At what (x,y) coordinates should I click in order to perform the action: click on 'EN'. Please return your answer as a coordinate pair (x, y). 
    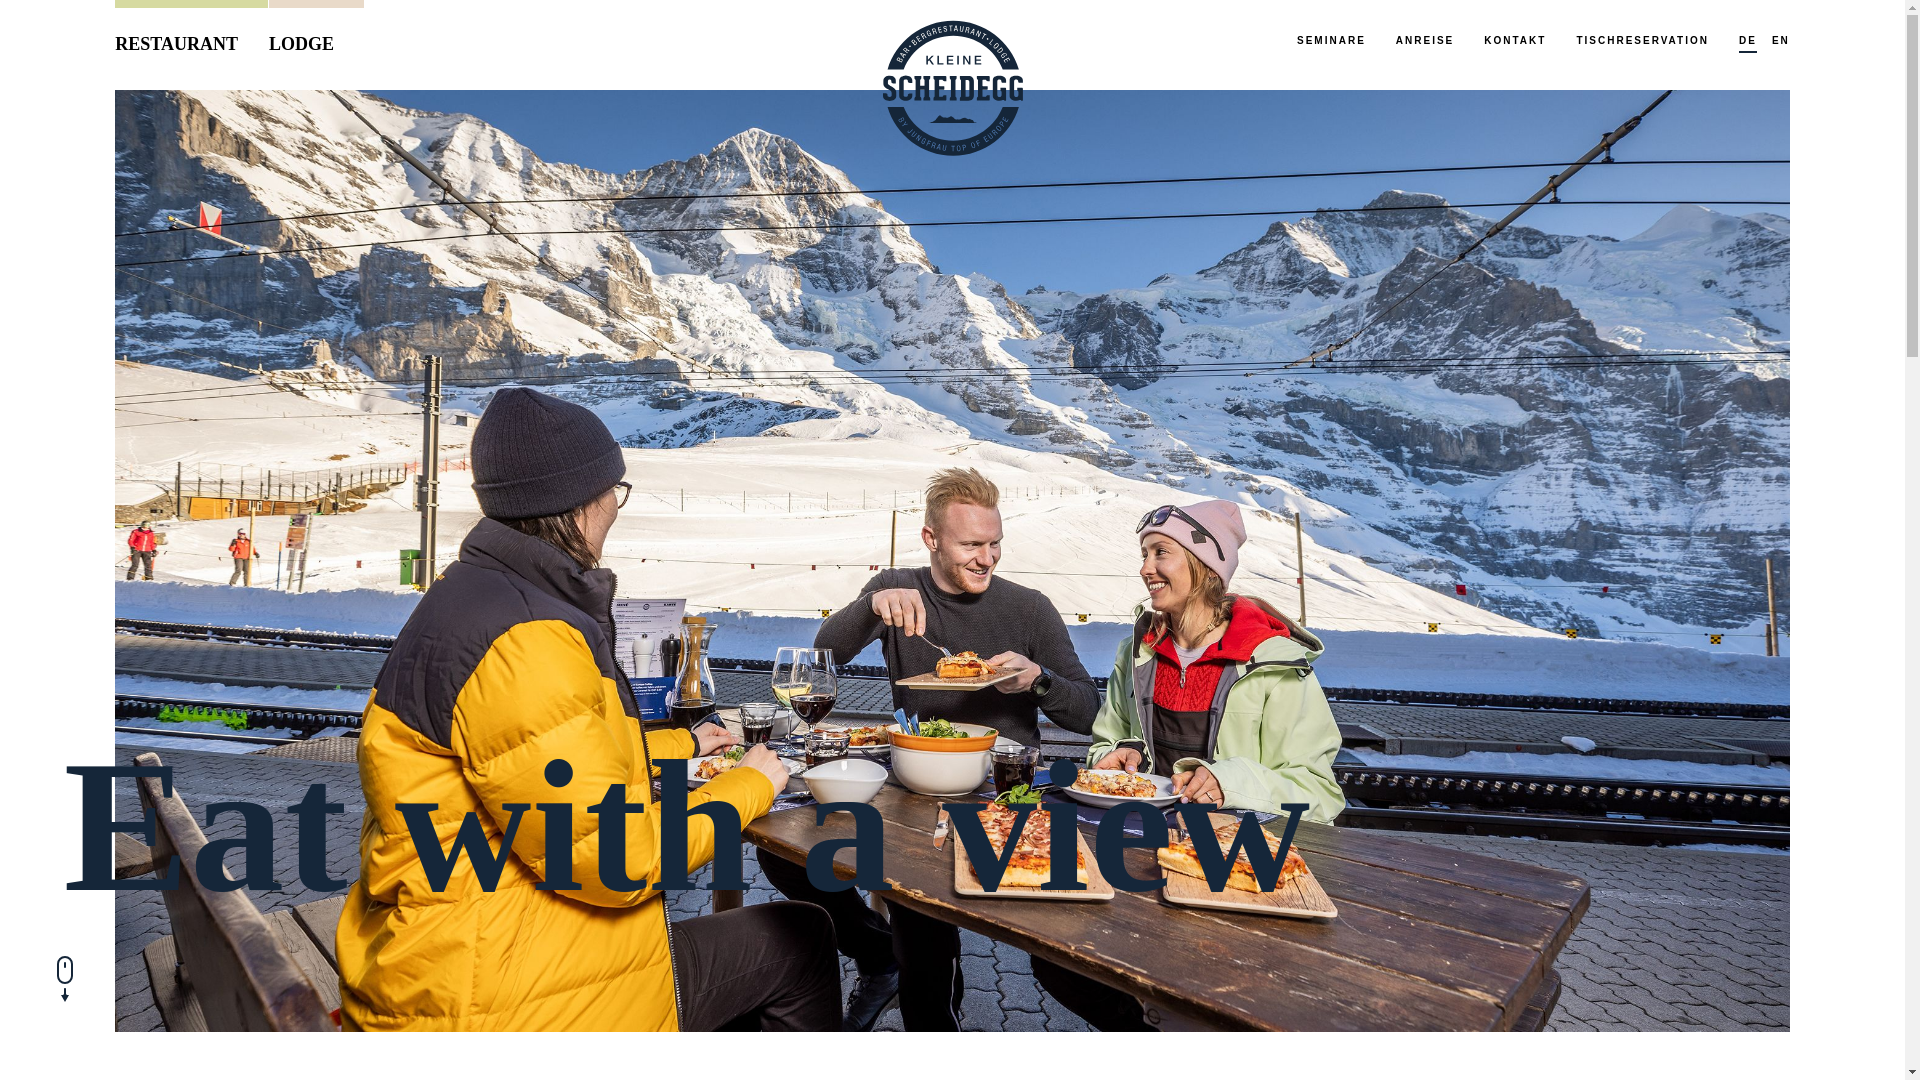
    Looking at the image, I should click on (1771, 41).